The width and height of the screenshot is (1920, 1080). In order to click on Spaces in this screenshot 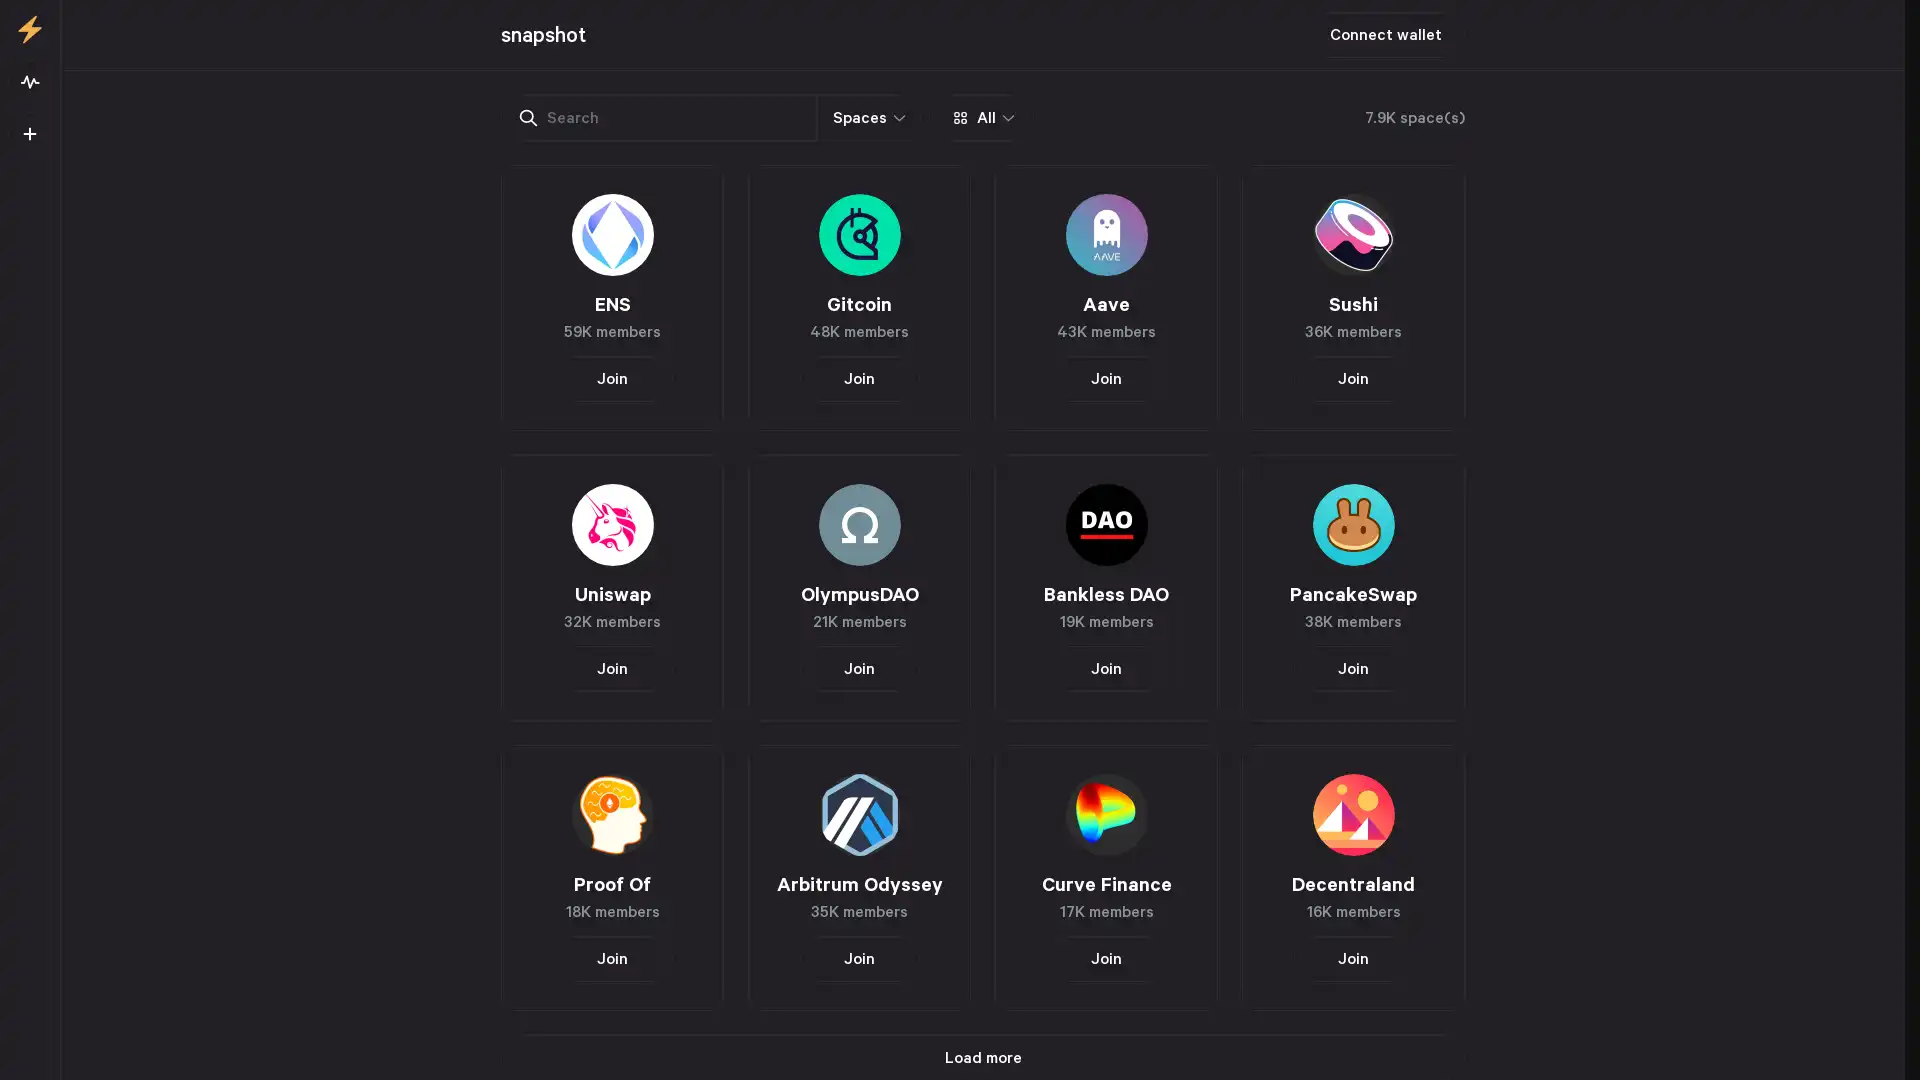, I will do `click(710, 118)`.